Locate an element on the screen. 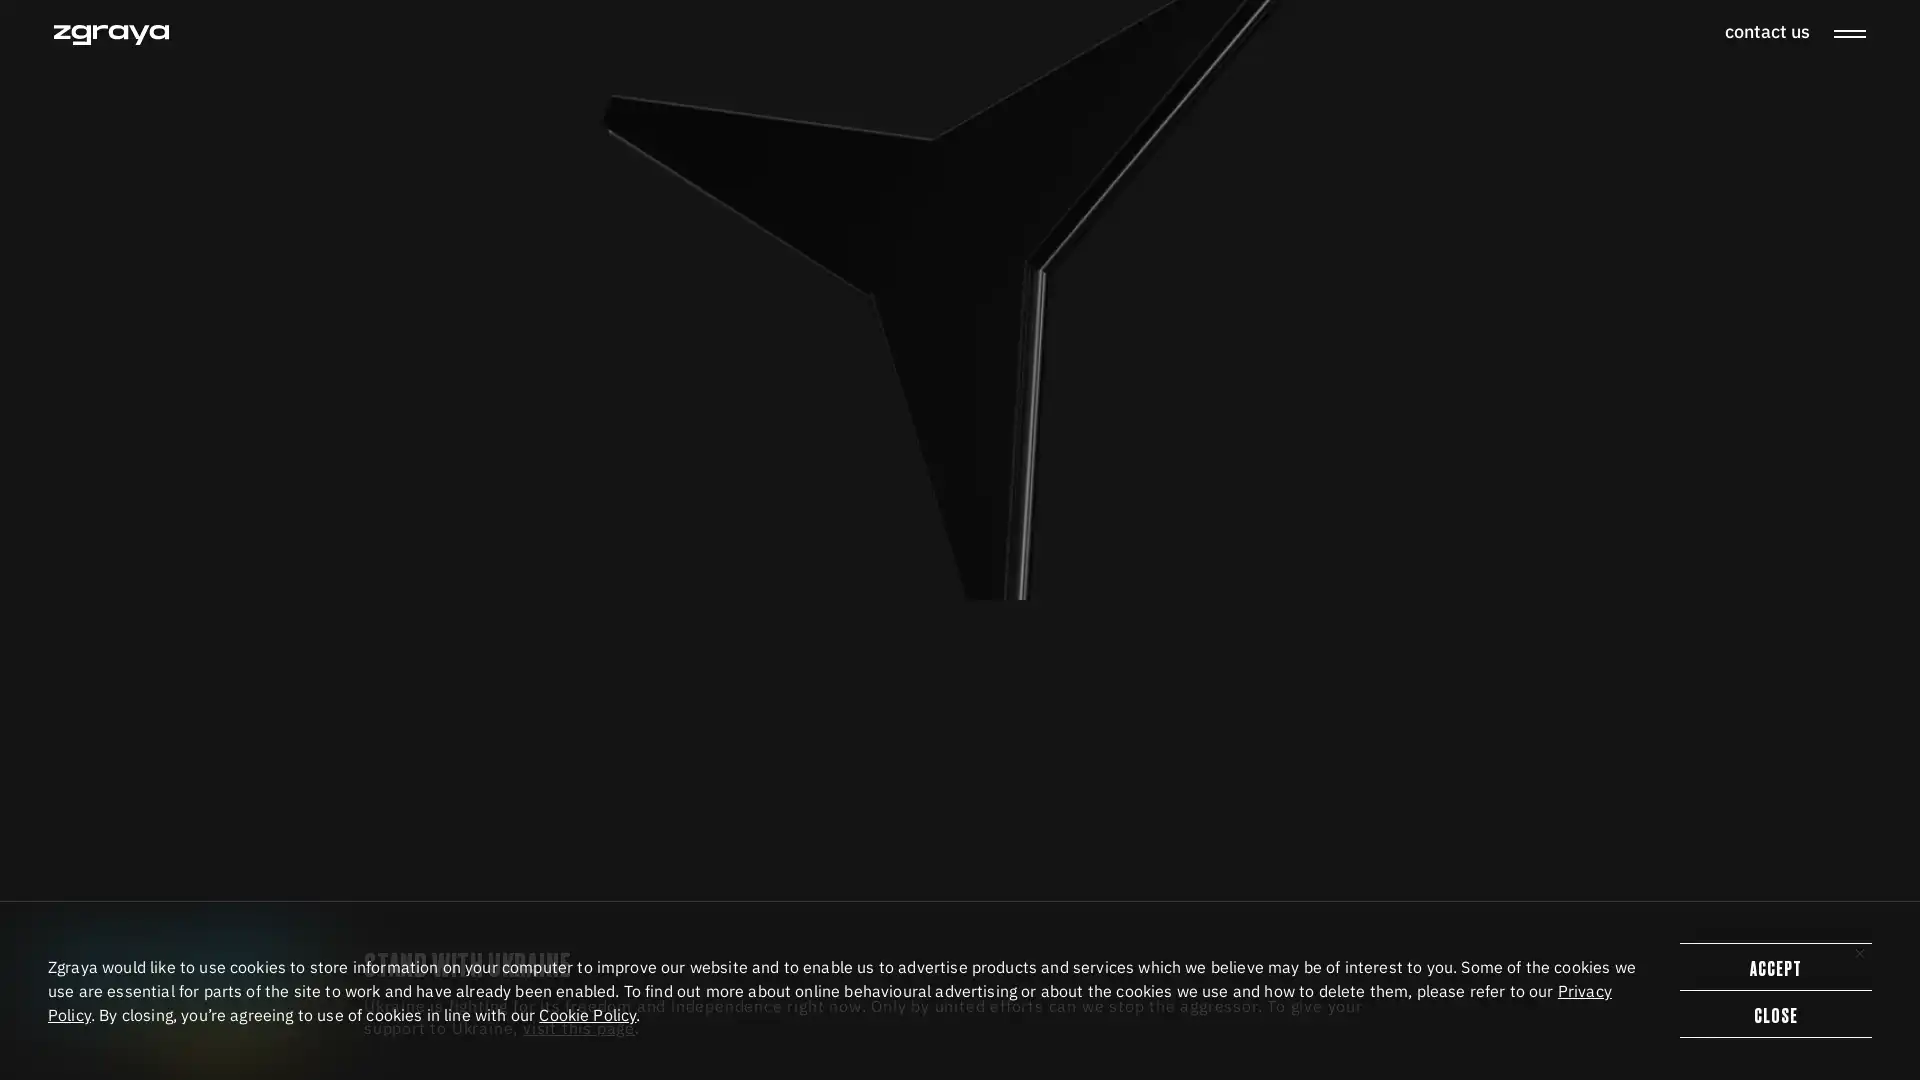 This screenshot has width=1920, height=1080. deny cookies is located at coordinates (1776, 1014).